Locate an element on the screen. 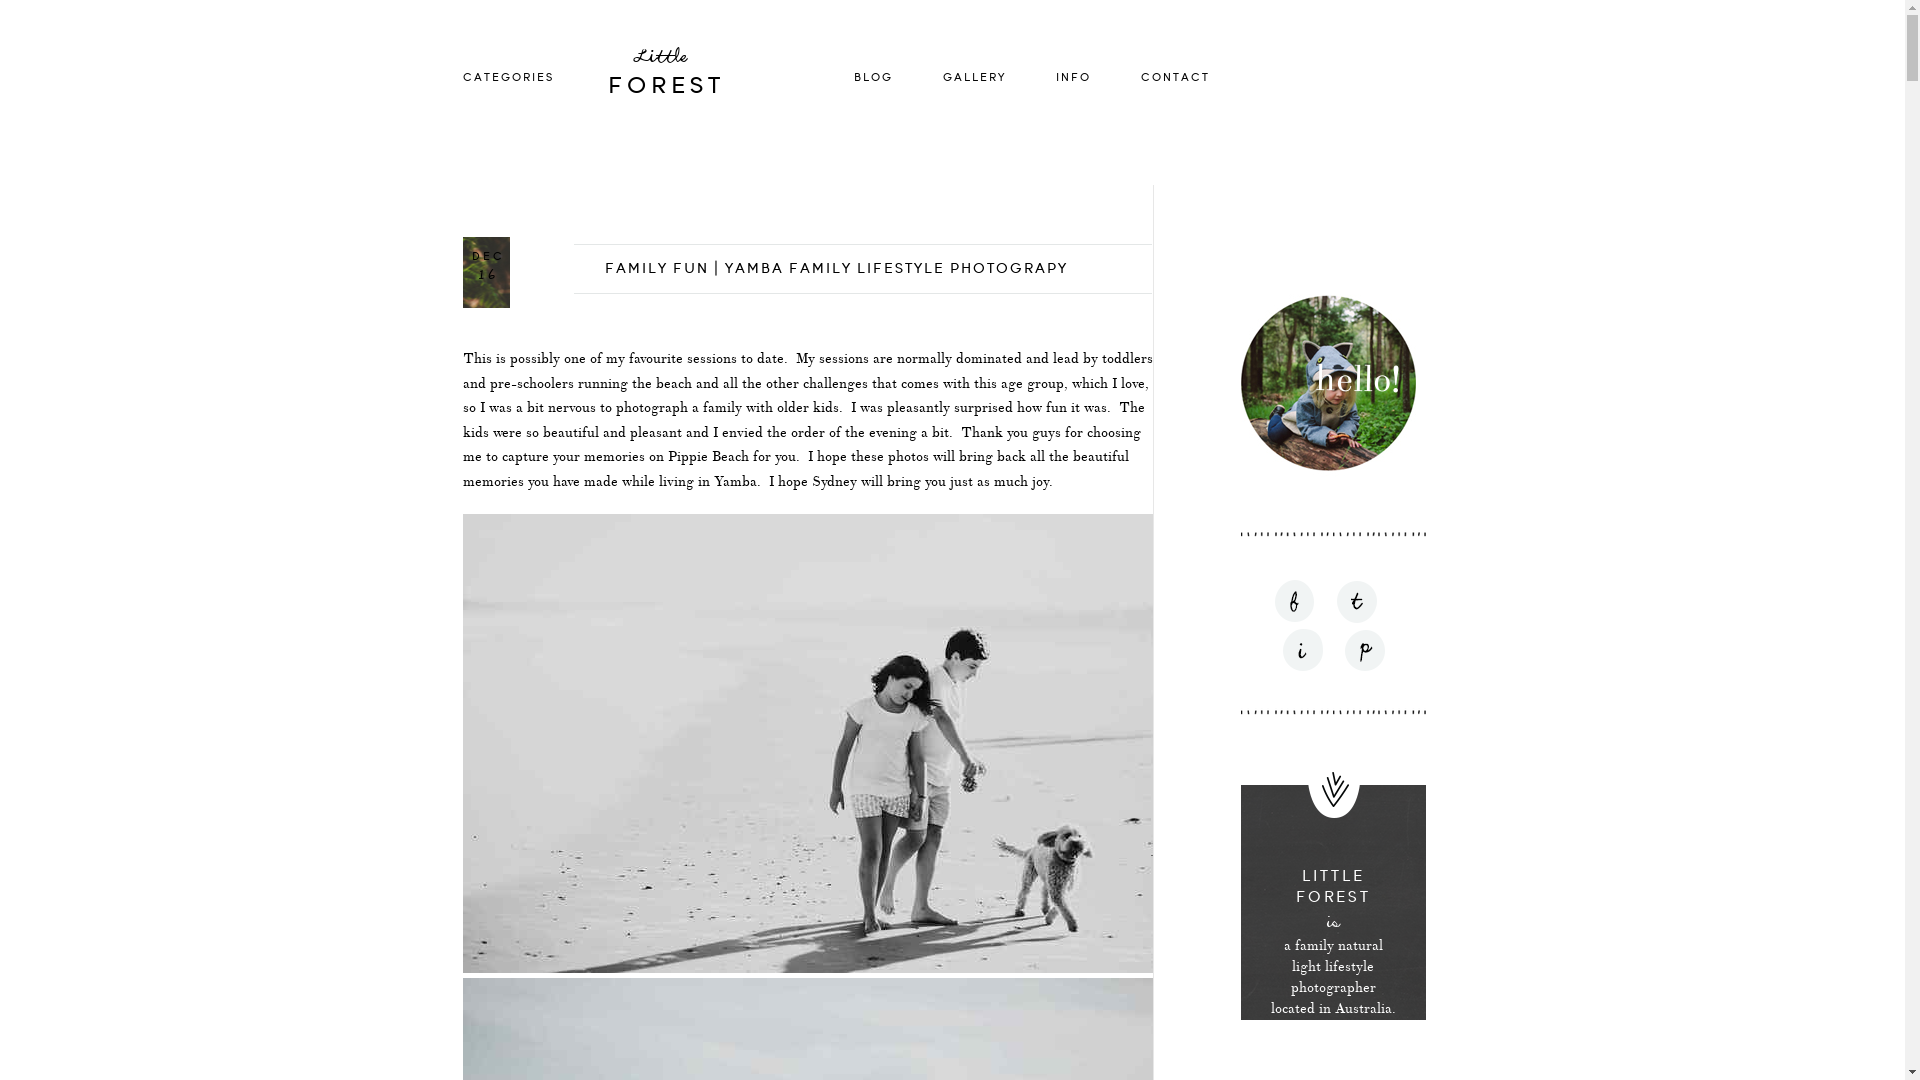 Image resolution: width=1920 pixels, height=1080 pixels. 'CATEGORIES' is located at coordinates (507, 76).